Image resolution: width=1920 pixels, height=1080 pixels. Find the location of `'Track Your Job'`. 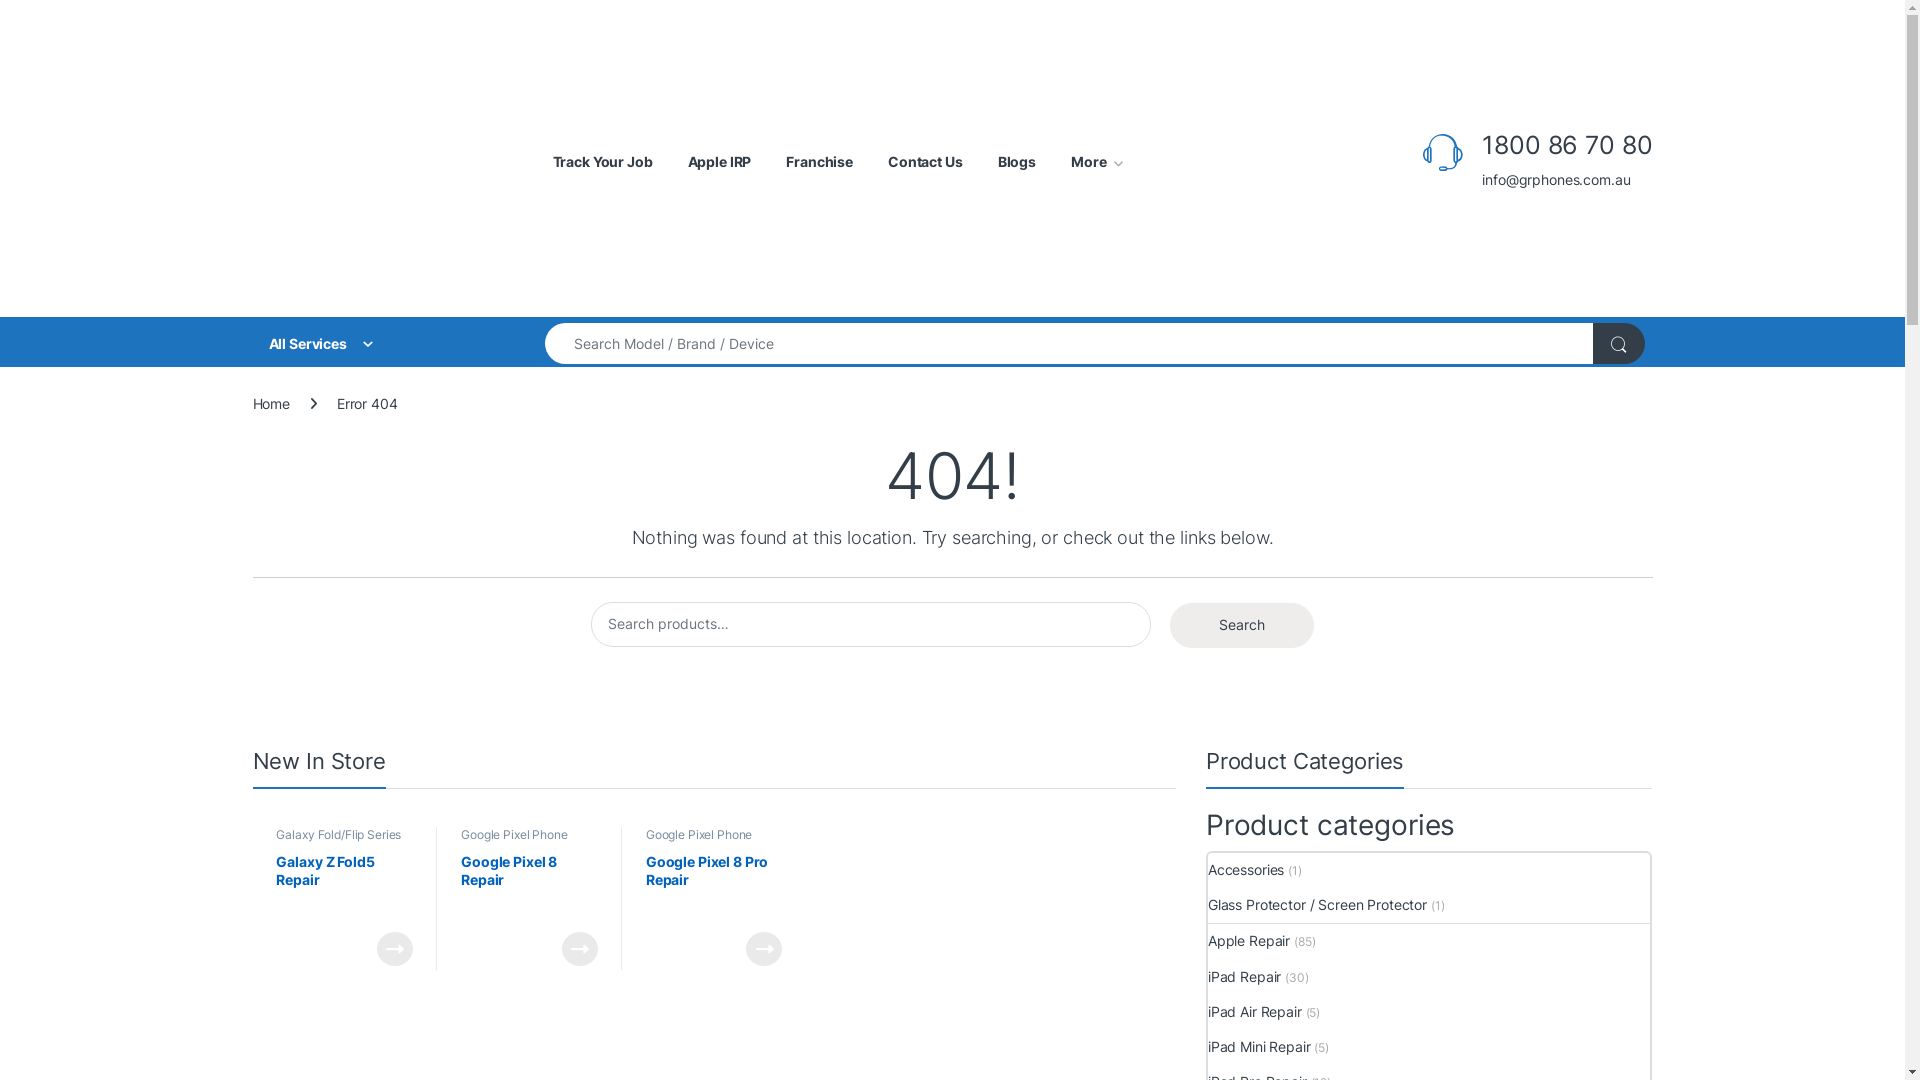

'Track Your Job' is located at coordinates (600, 161).